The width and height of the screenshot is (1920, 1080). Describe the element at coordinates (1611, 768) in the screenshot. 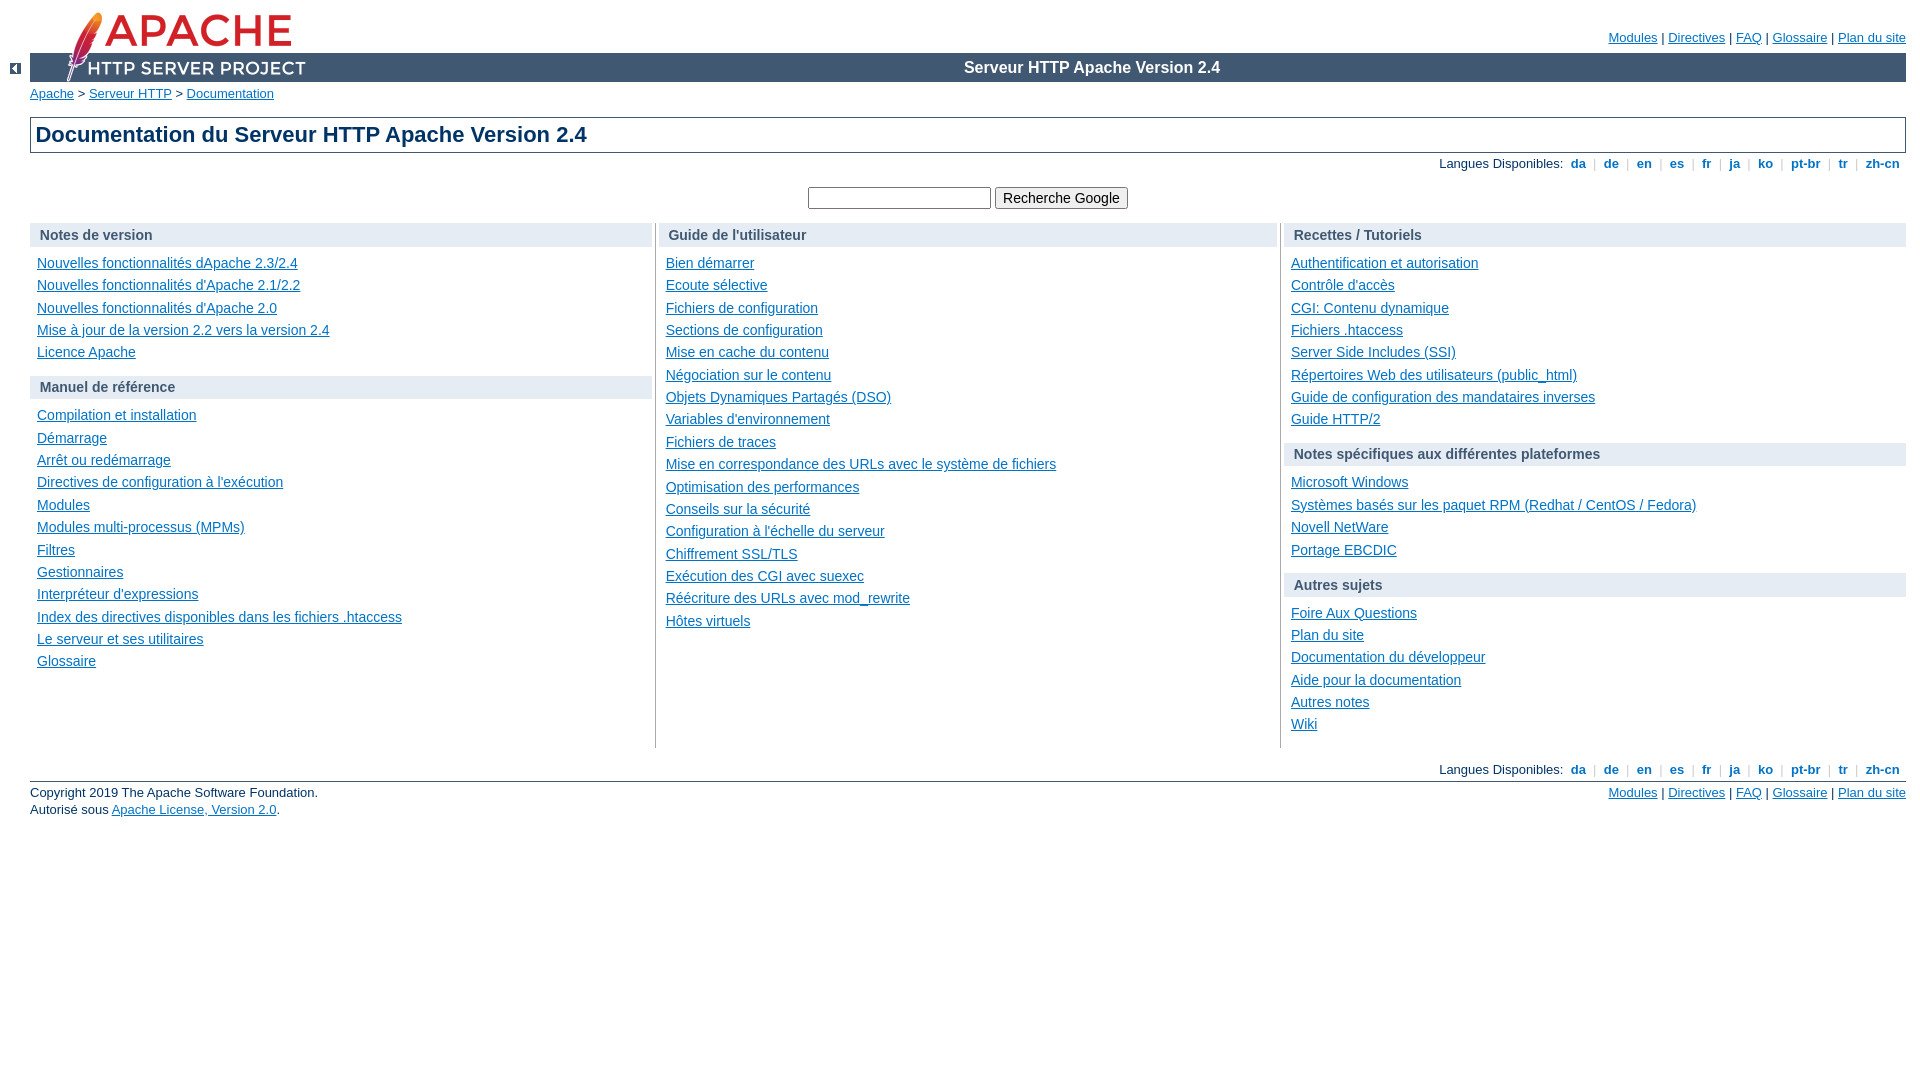

I see `' de '` at that location.